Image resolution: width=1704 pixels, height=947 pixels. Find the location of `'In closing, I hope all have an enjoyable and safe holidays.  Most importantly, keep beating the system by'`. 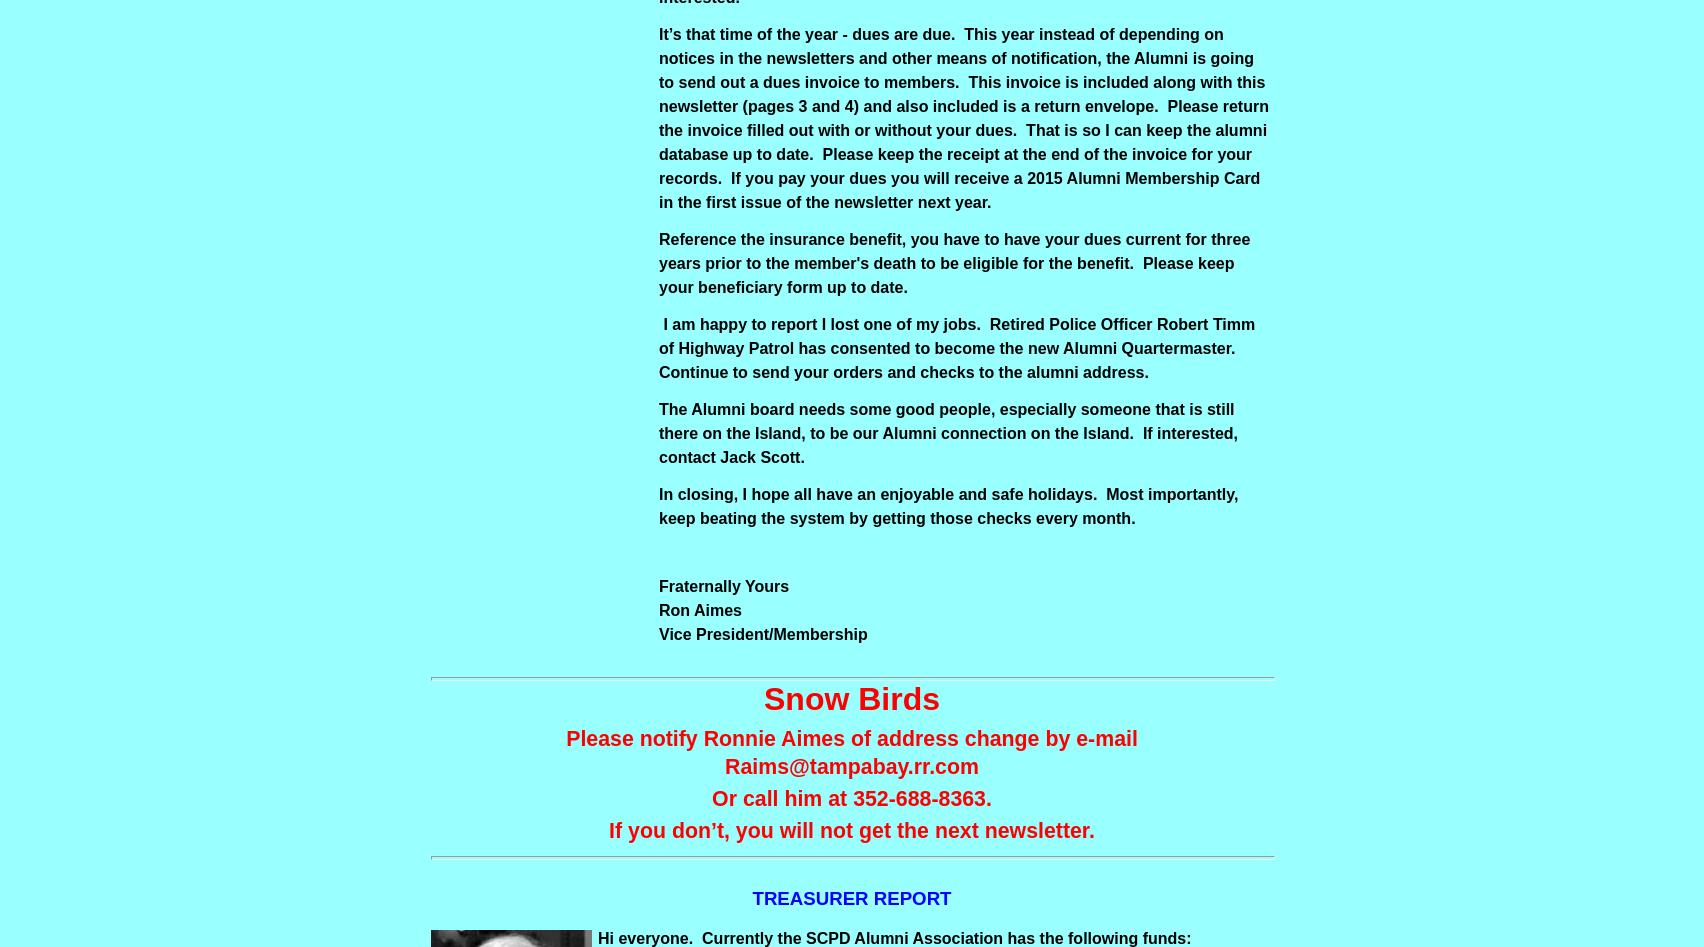

'In closing, I hope all have an enjoyable and safe holidays.  Most importantly, keep beating the system by' is located at coordinates (948, 505).